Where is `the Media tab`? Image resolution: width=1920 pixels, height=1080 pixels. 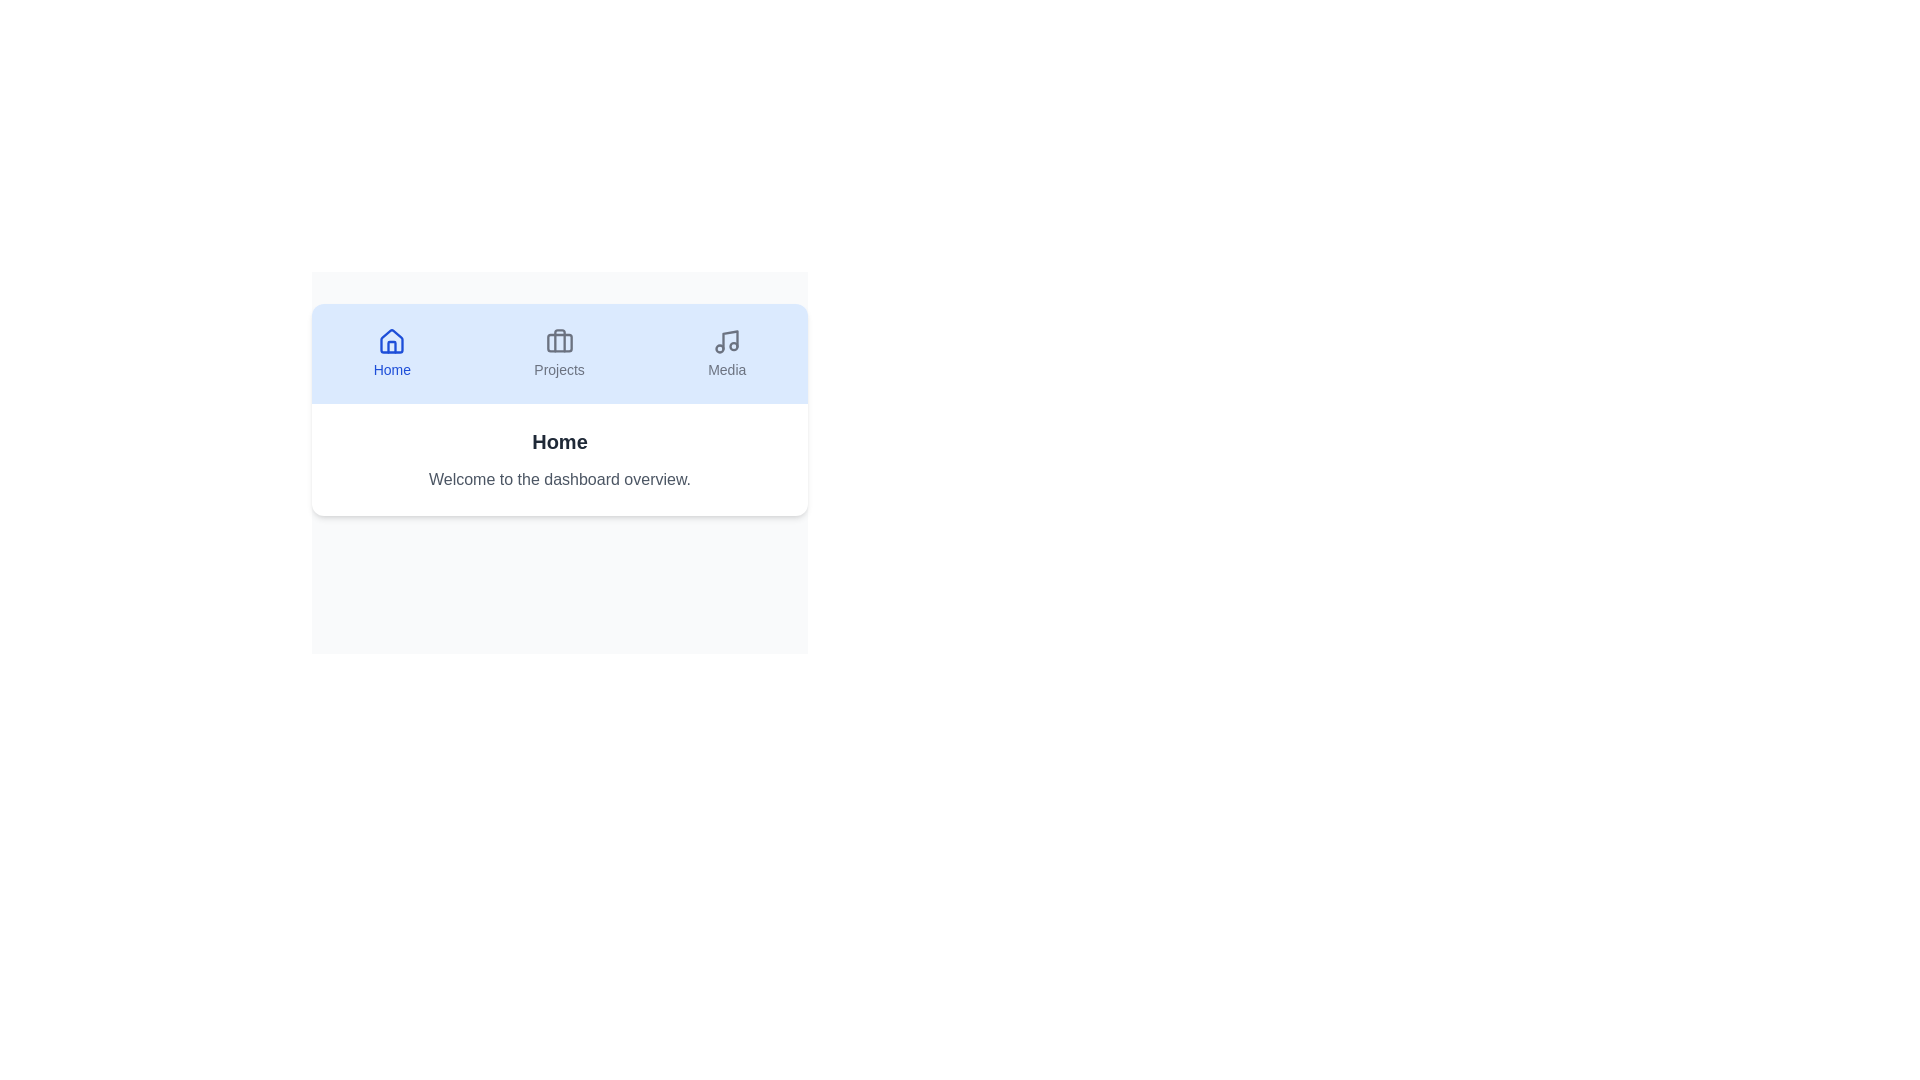
the Media tab is located at coordinates (725, 353).